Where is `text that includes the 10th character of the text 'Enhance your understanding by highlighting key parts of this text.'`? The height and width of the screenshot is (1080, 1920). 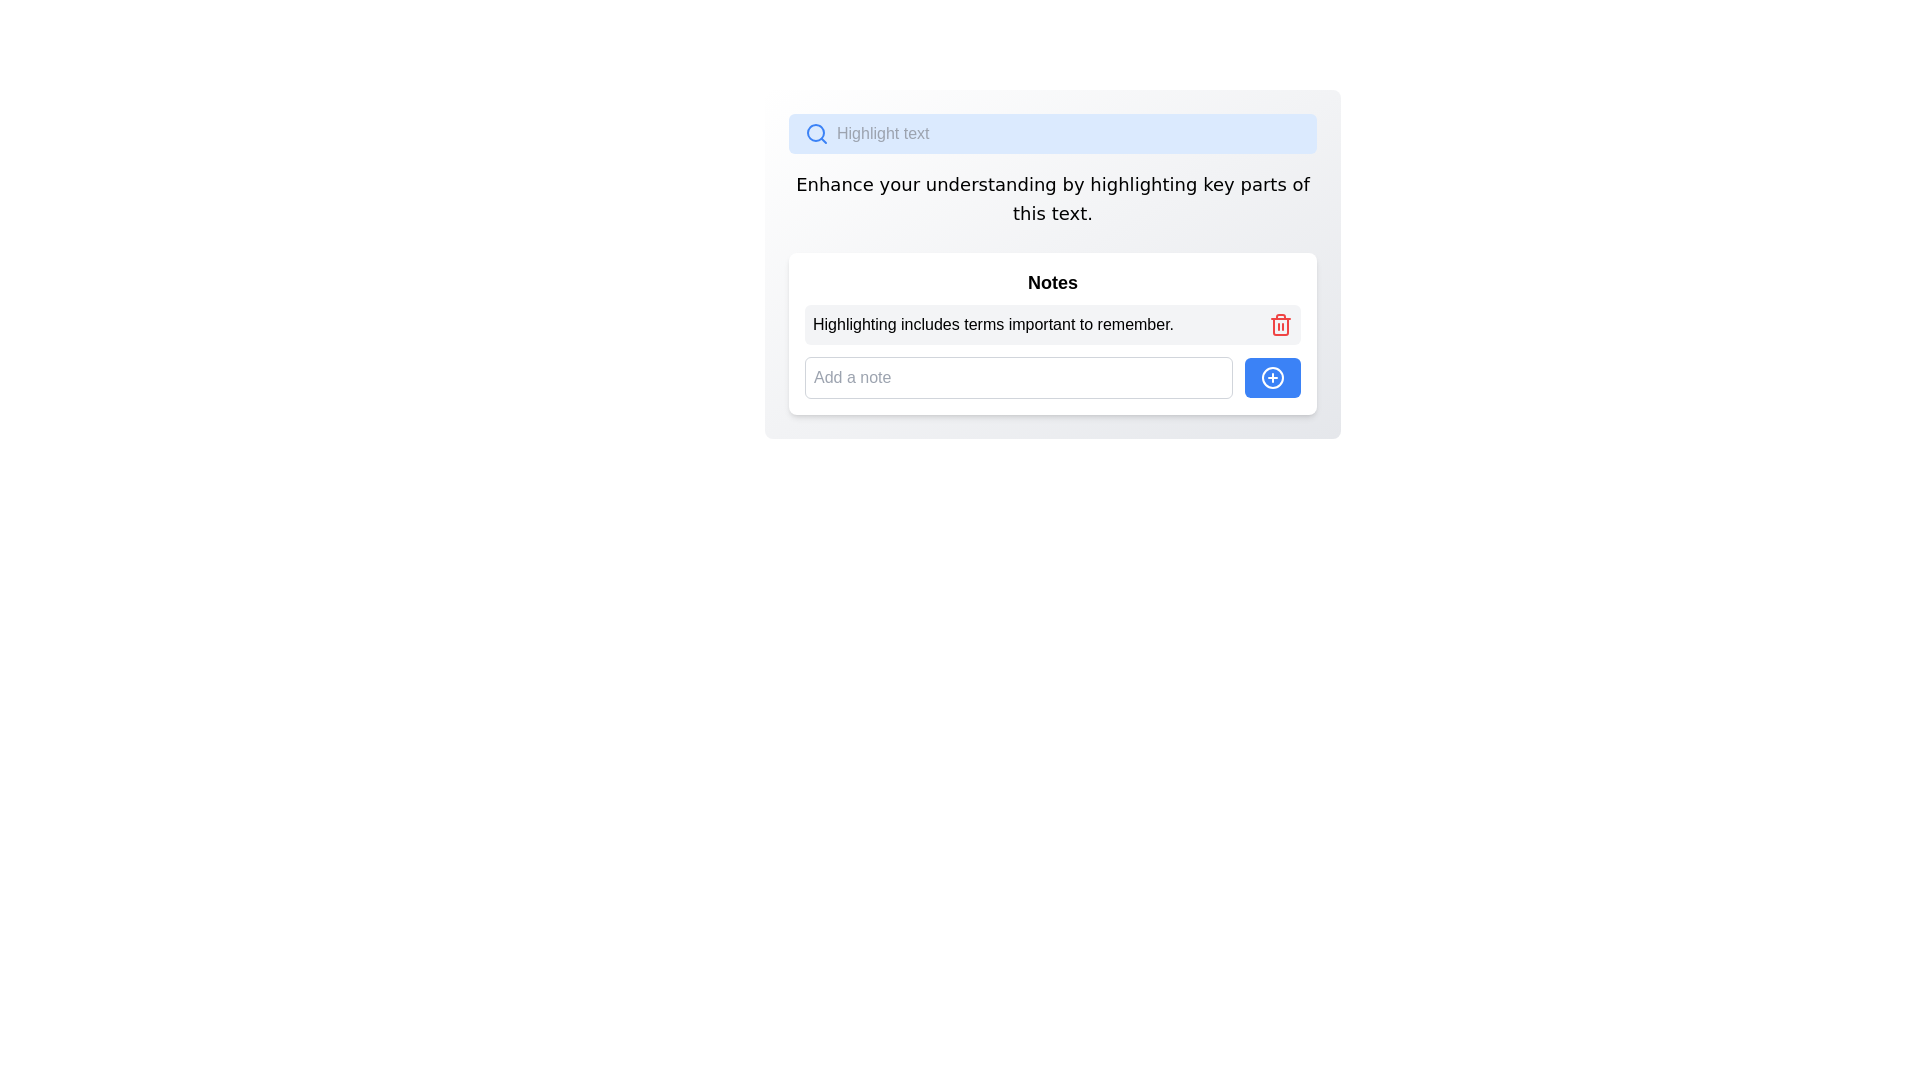 text that includes the 10th character of the text 'Enhance your understanding by highlighting key parts of this text.' is located at coordinates (857, 184).